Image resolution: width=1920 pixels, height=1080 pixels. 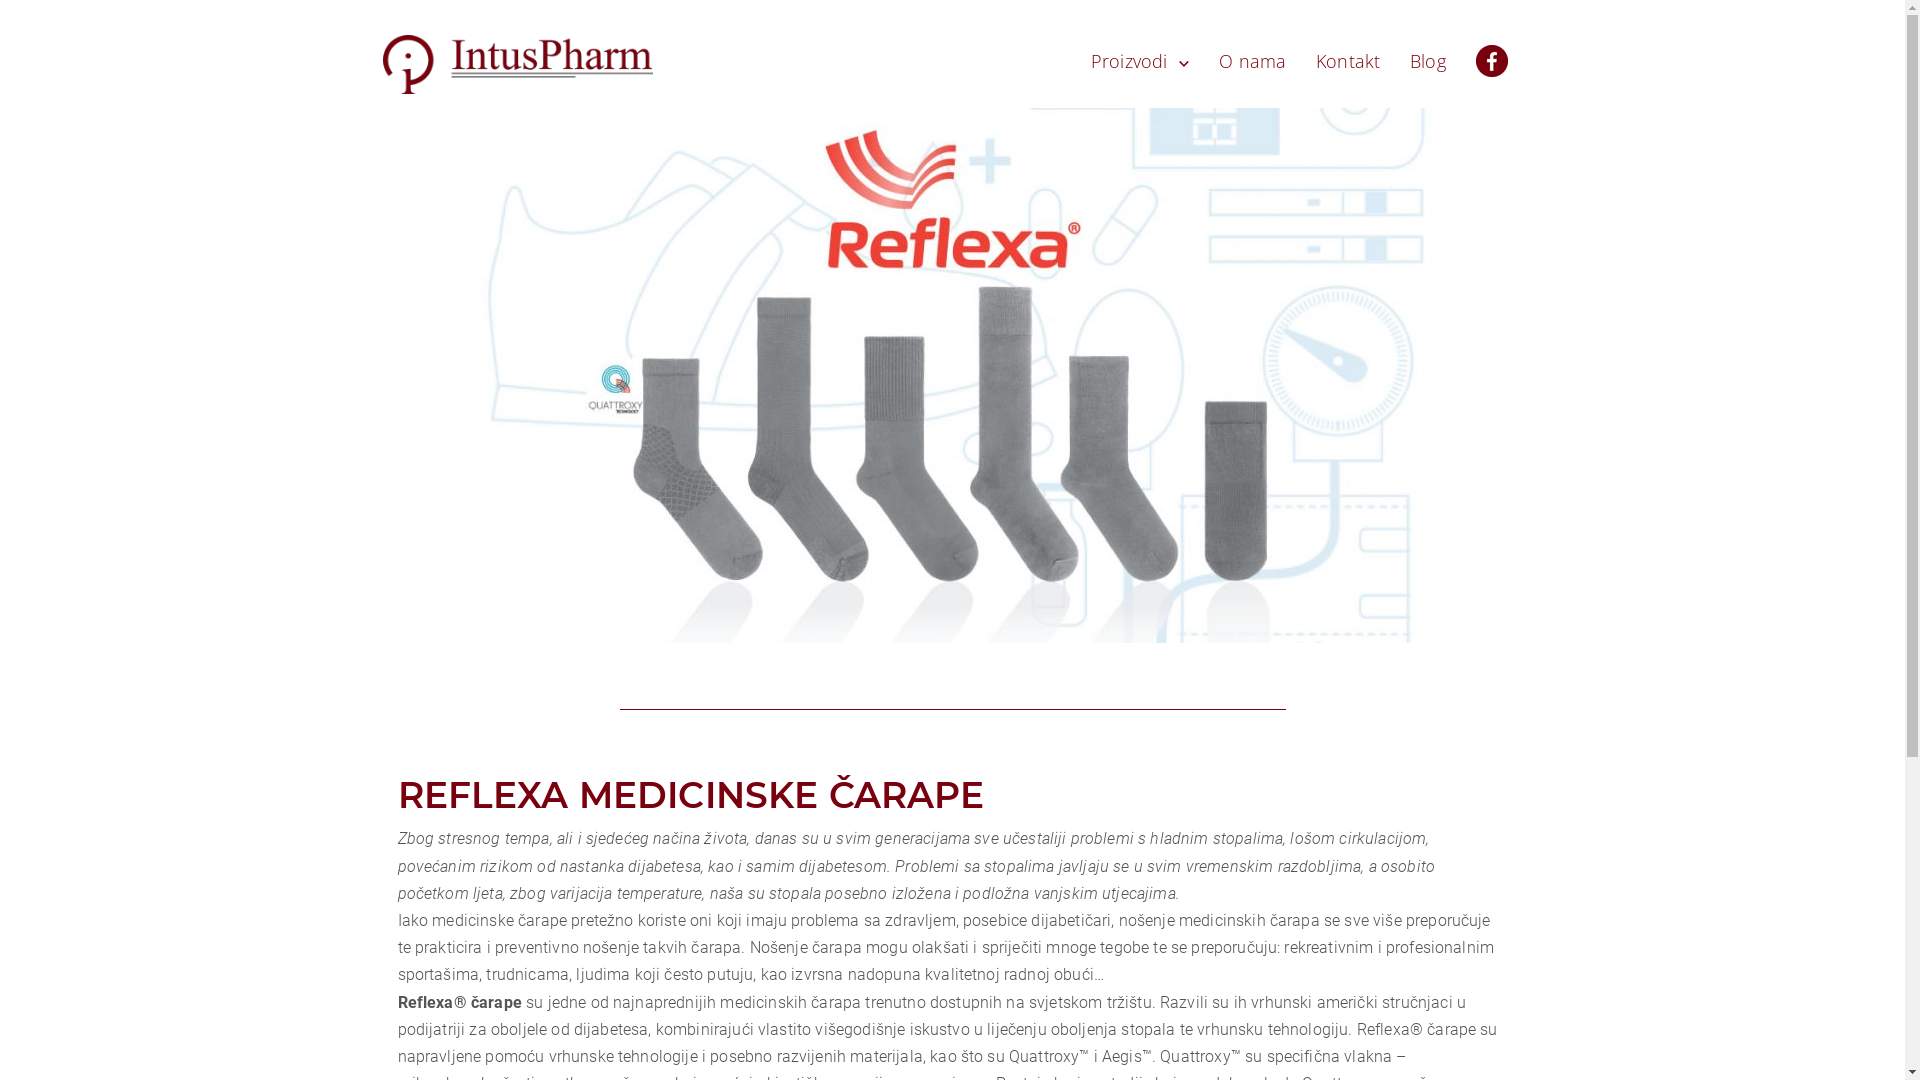 What do you see at coordinates (1140, 60) in the screenshot?
I see `'Proizvodi'` at bounding box center [1140, 60].